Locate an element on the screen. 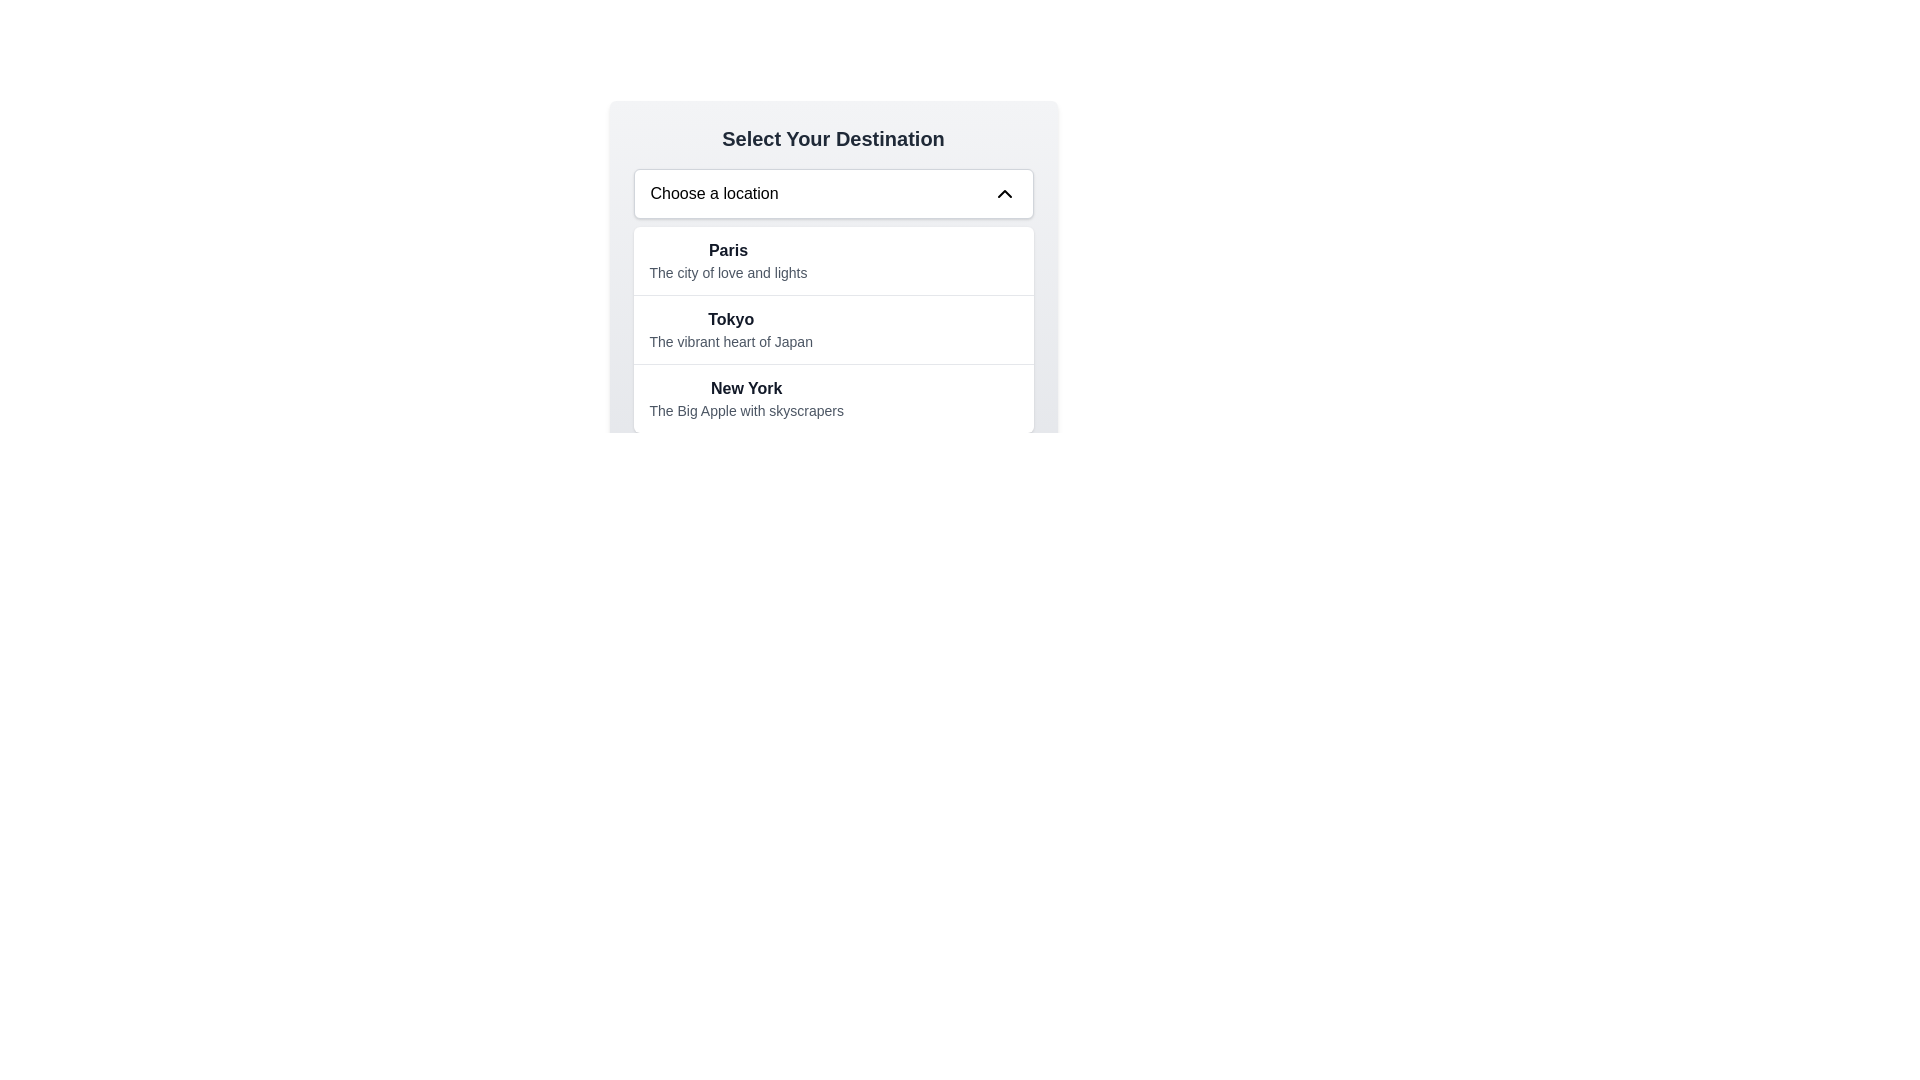 The image size is (1920, 1080). the first item in the dropdown menu labeled 'Choose a location', which allows the user to select 'Paris' is located at coordinates (727, 260).